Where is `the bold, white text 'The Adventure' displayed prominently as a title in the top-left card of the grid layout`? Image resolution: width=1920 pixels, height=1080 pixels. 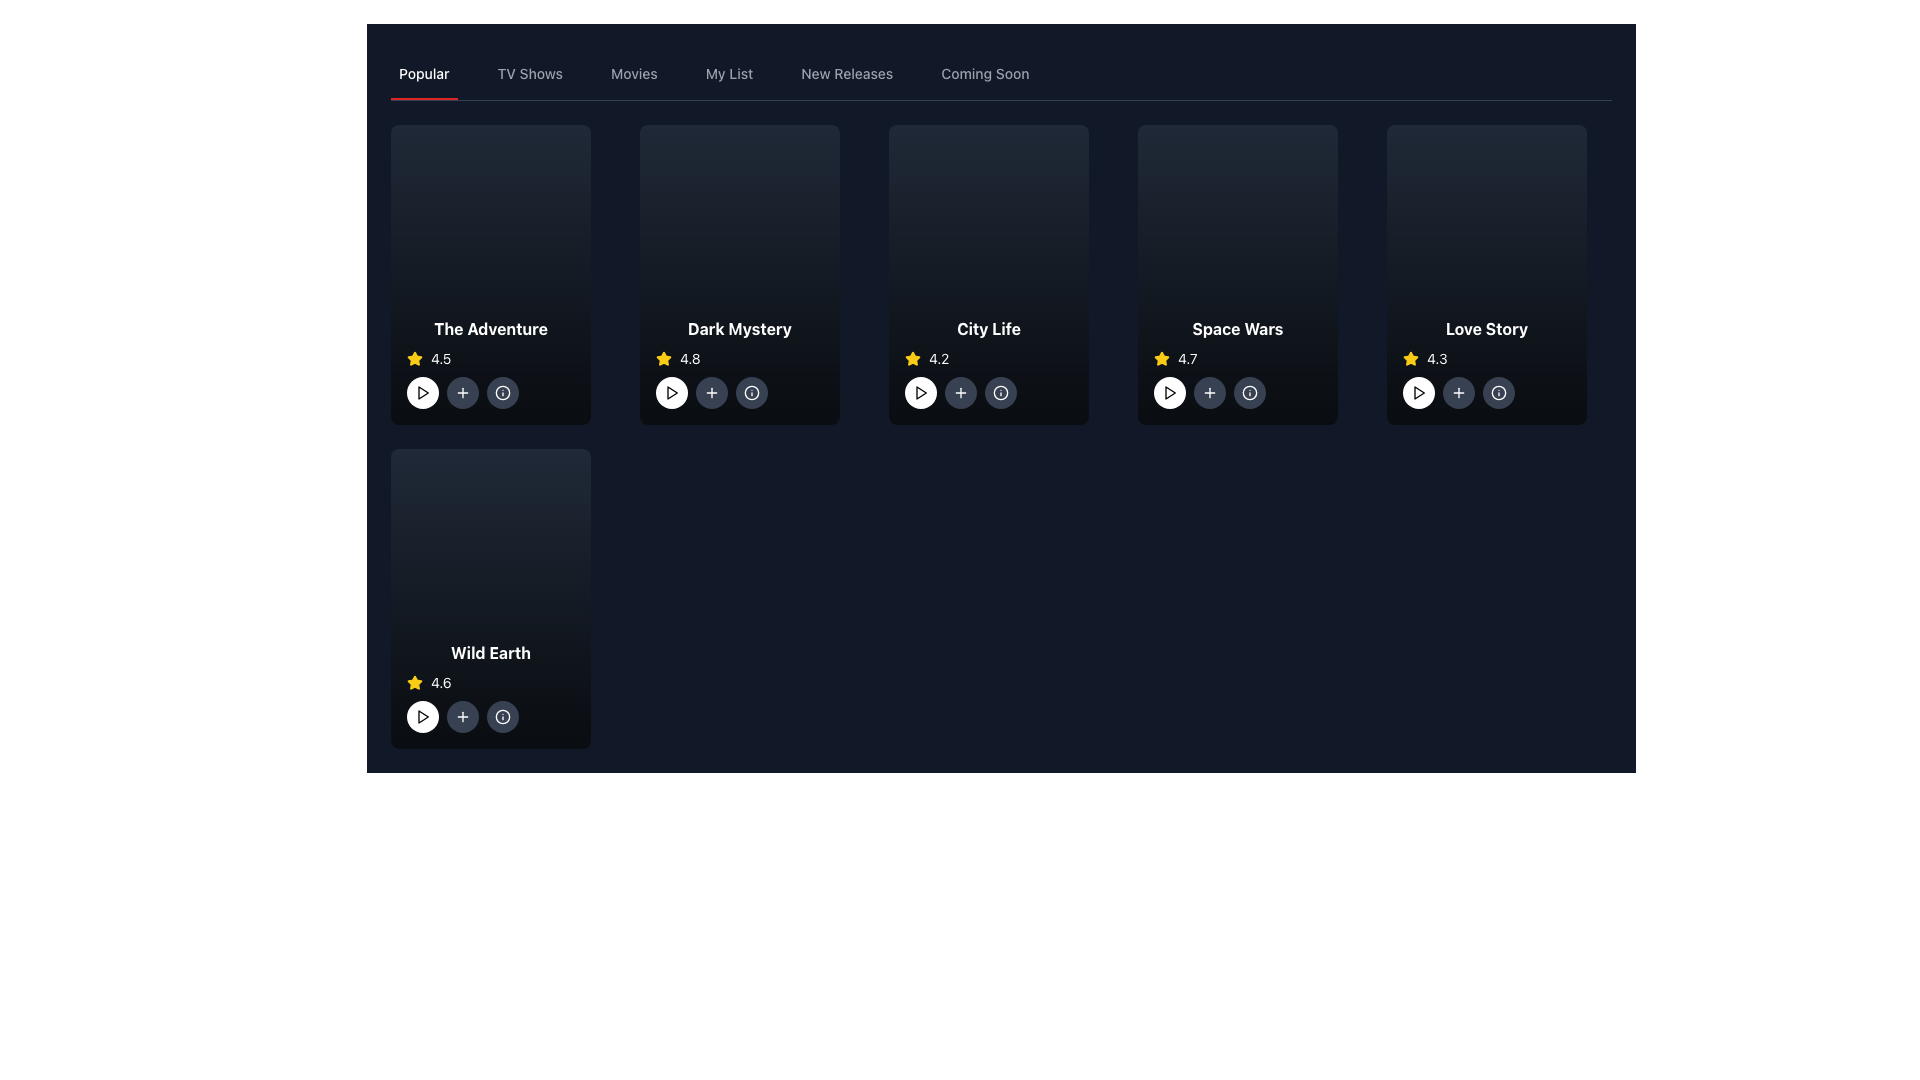 the bold, white text 'The Adventure' displayed prominently as a title in the top-left card of the grid layout is located at coordinates (490, 327).